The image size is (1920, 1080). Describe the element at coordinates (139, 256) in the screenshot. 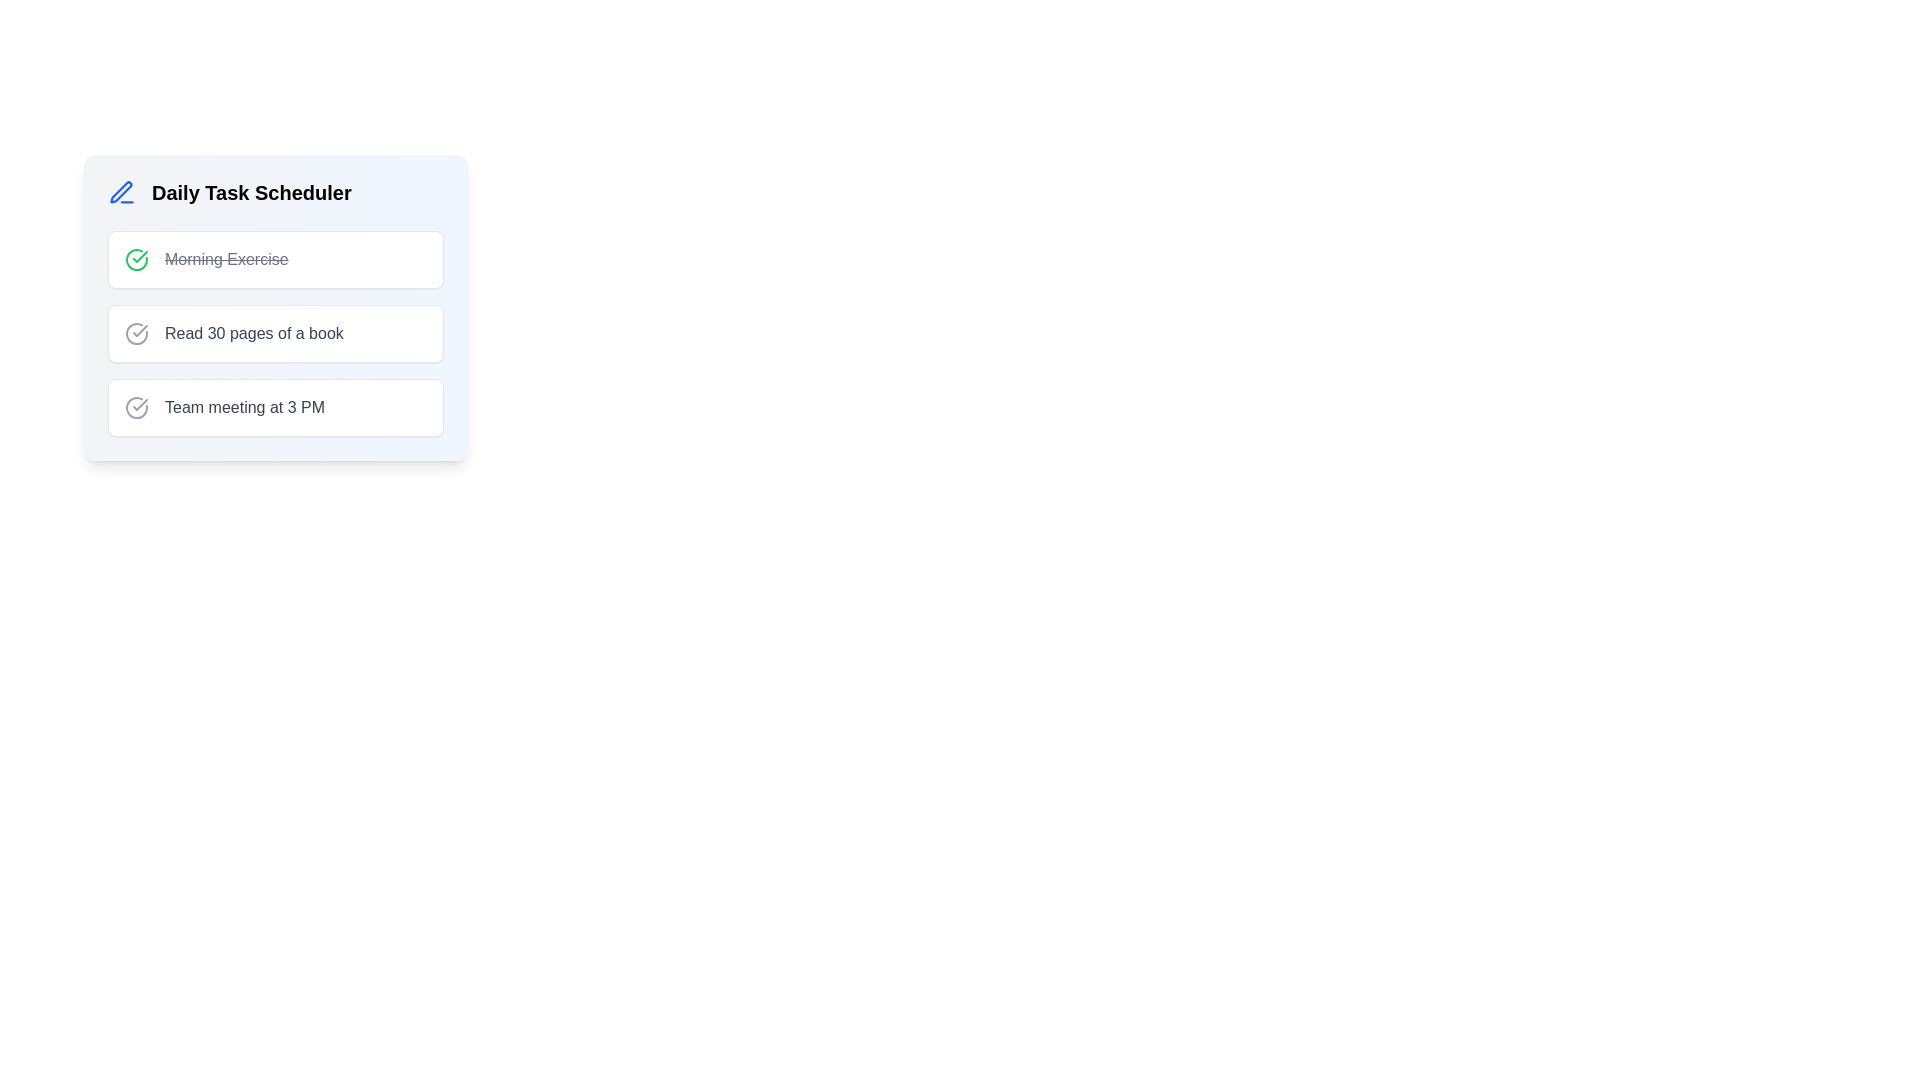

I see `alignment of the checkmark icon indicating the completion of the task 'Read 30 pages of a book' within the 'Daily Task Scheduler' card` at that location.